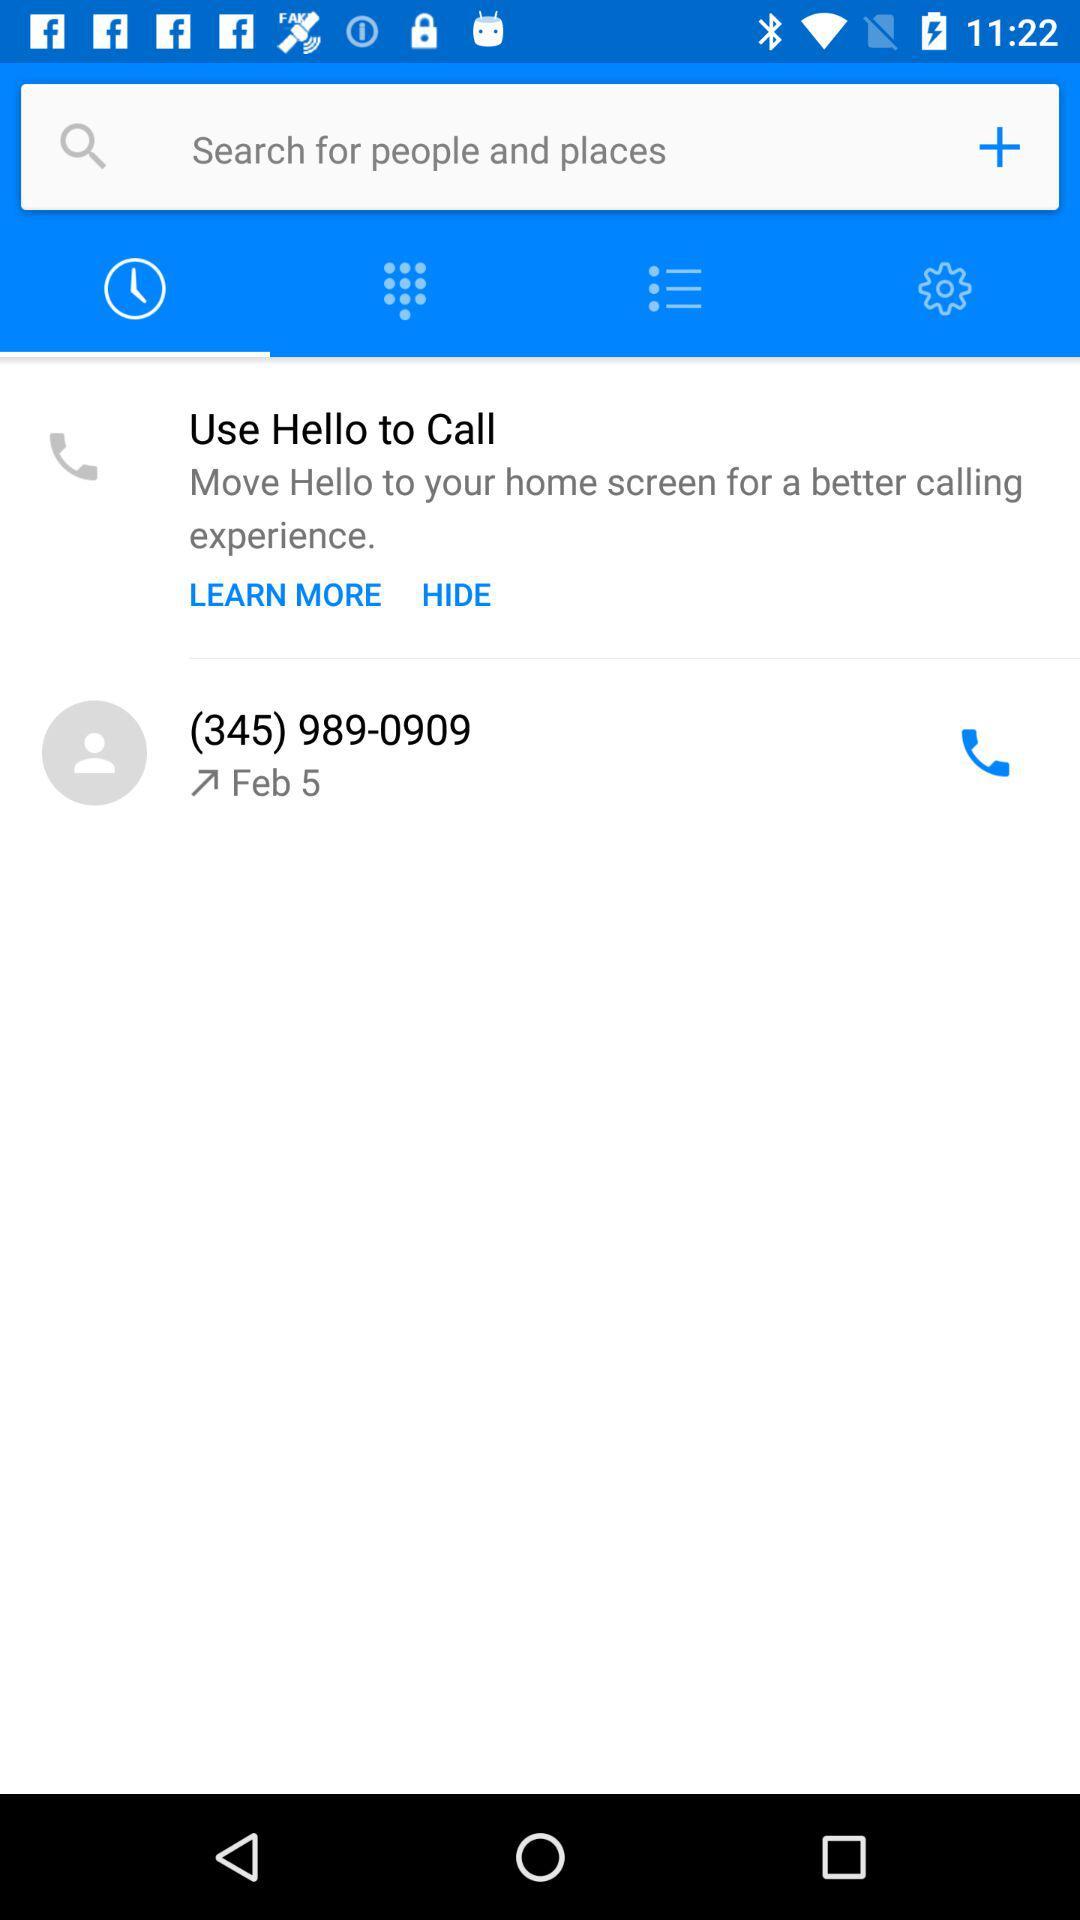  What do you see at coordinates (564, 146) in the screenshot?
I see `search terms` at bounding box center [564, 146].